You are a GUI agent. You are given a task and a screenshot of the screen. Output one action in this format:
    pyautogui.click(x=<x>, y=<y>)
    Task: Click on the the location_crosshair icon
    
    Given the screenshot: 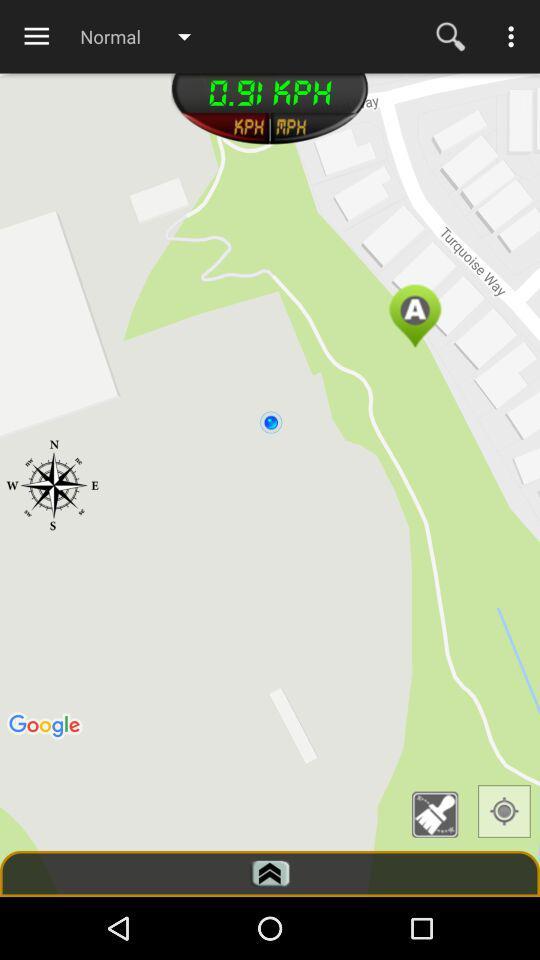 What is the action you would take?
    pyautogui.click(x=503, y=811)
    